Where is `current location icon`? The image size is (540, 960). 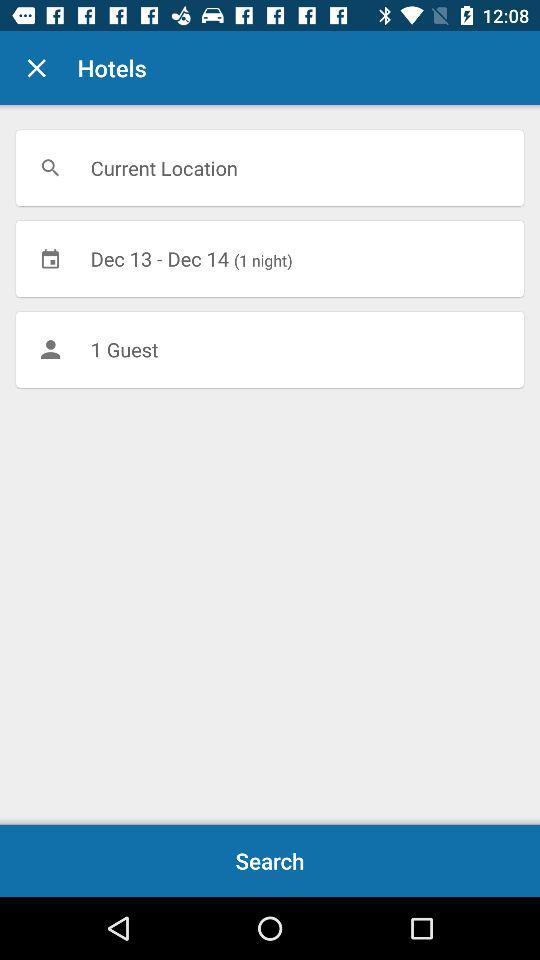 current location icon is located at coordinates (270, 167).